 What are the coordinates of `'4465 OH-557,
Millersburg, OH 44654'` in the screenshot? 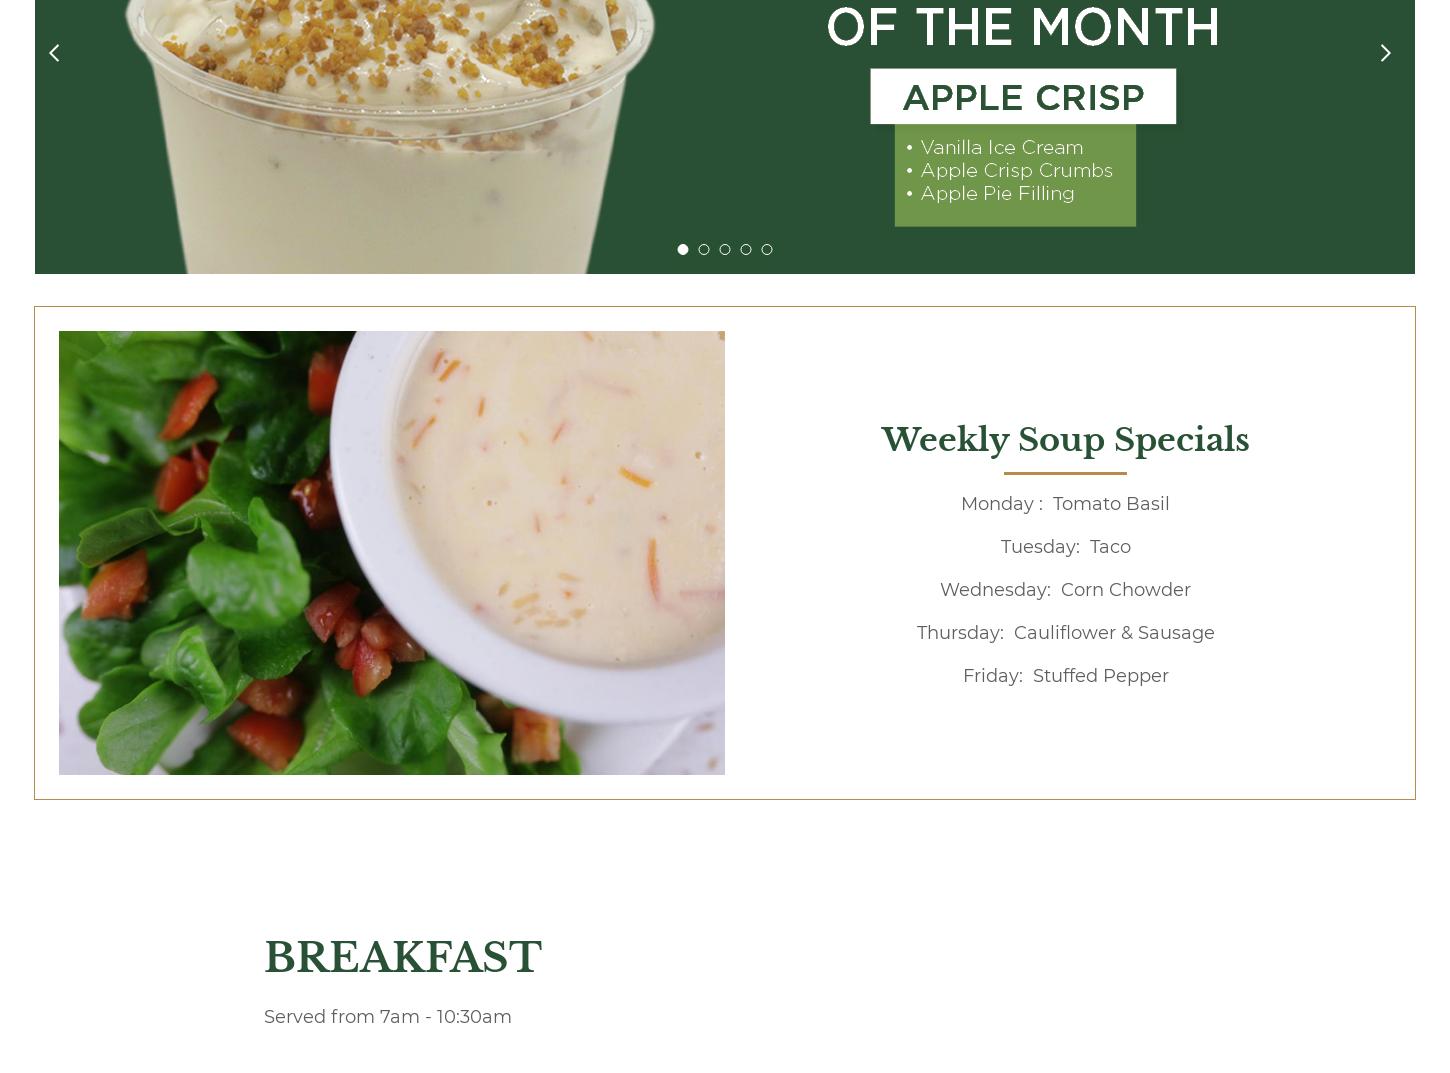 It's located at (166, 910).